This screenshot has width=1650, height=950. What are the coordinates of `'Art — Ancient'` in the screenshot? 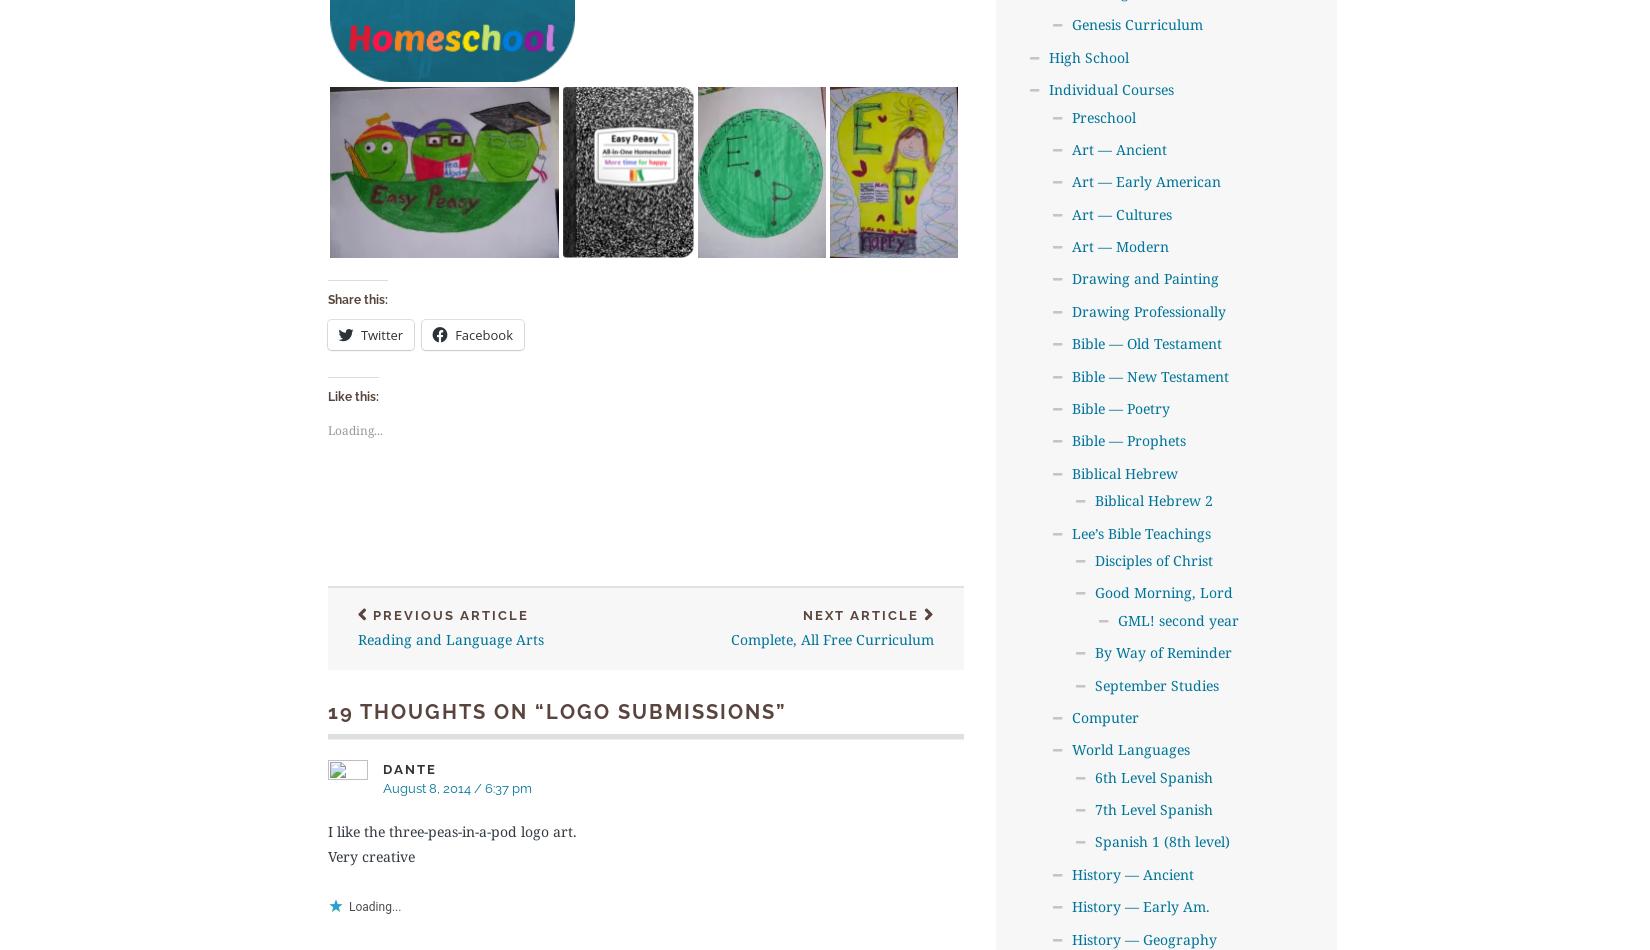 It's located at (1071, 148).